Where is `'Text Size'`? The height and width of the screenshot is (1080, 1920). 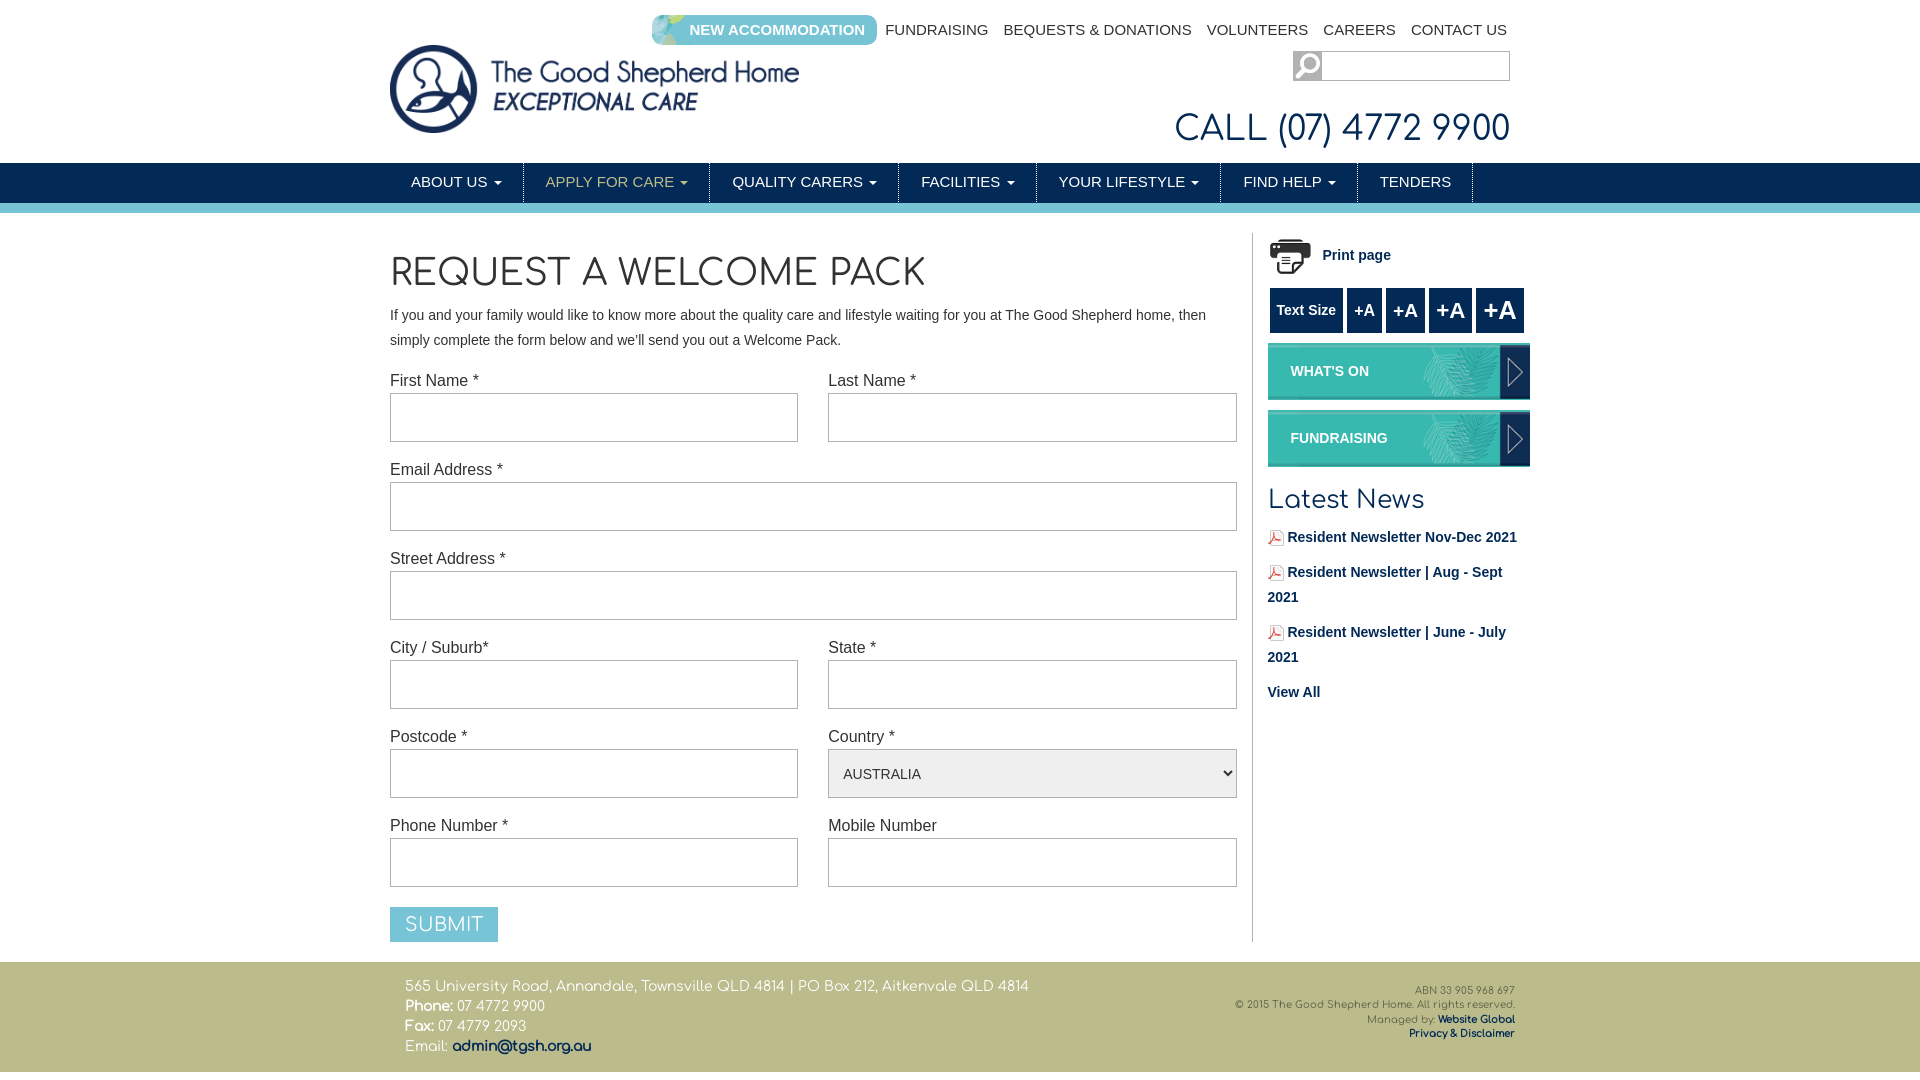 'Text Size' is located at coordinates (1306, 310).